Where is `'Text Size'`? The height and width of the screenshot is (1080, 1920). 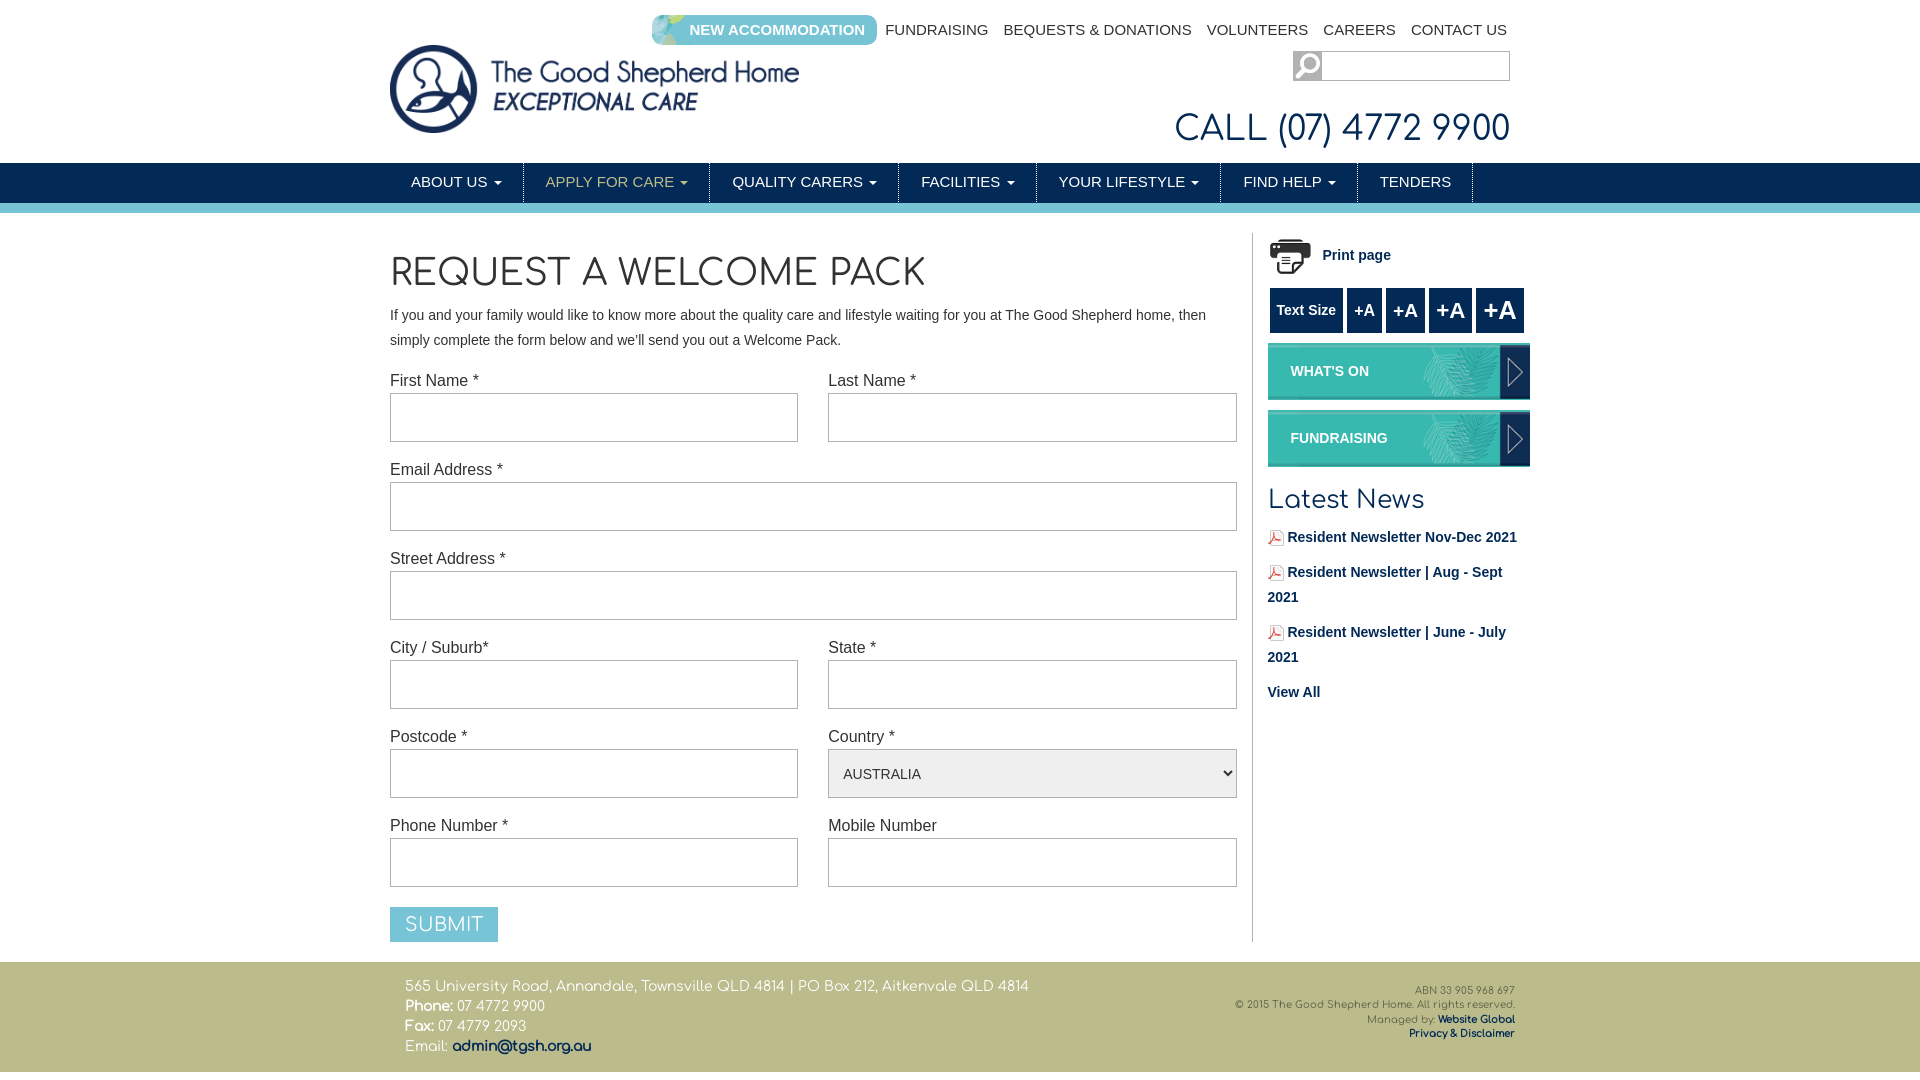 'Text Size' is located at coordinates (1306, 310).